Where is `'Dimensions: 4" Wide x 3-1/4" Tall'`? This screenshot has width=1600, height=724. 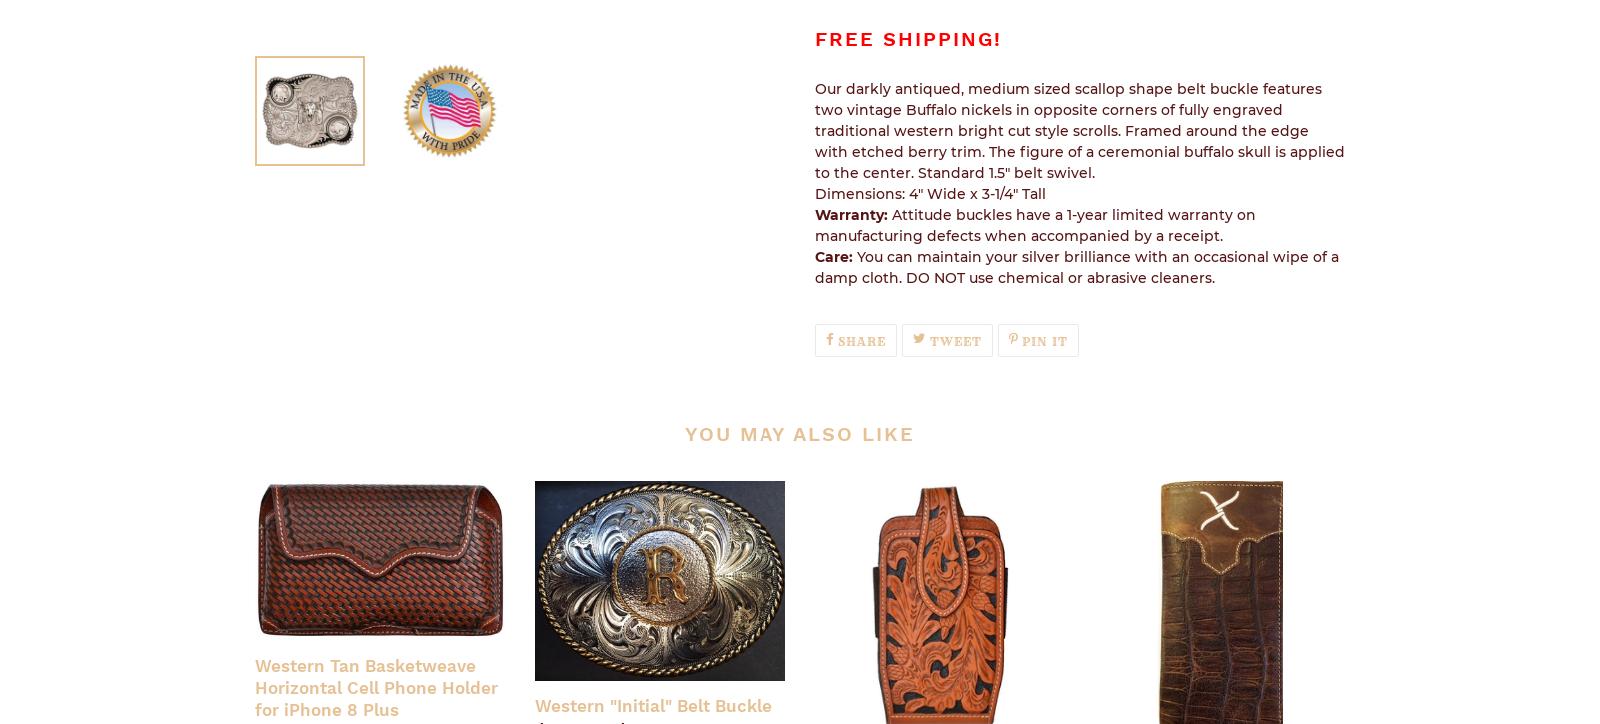
'Dimensions: 4" Wide x 3-1/4" Tall' is located at coordinates (929, 193).